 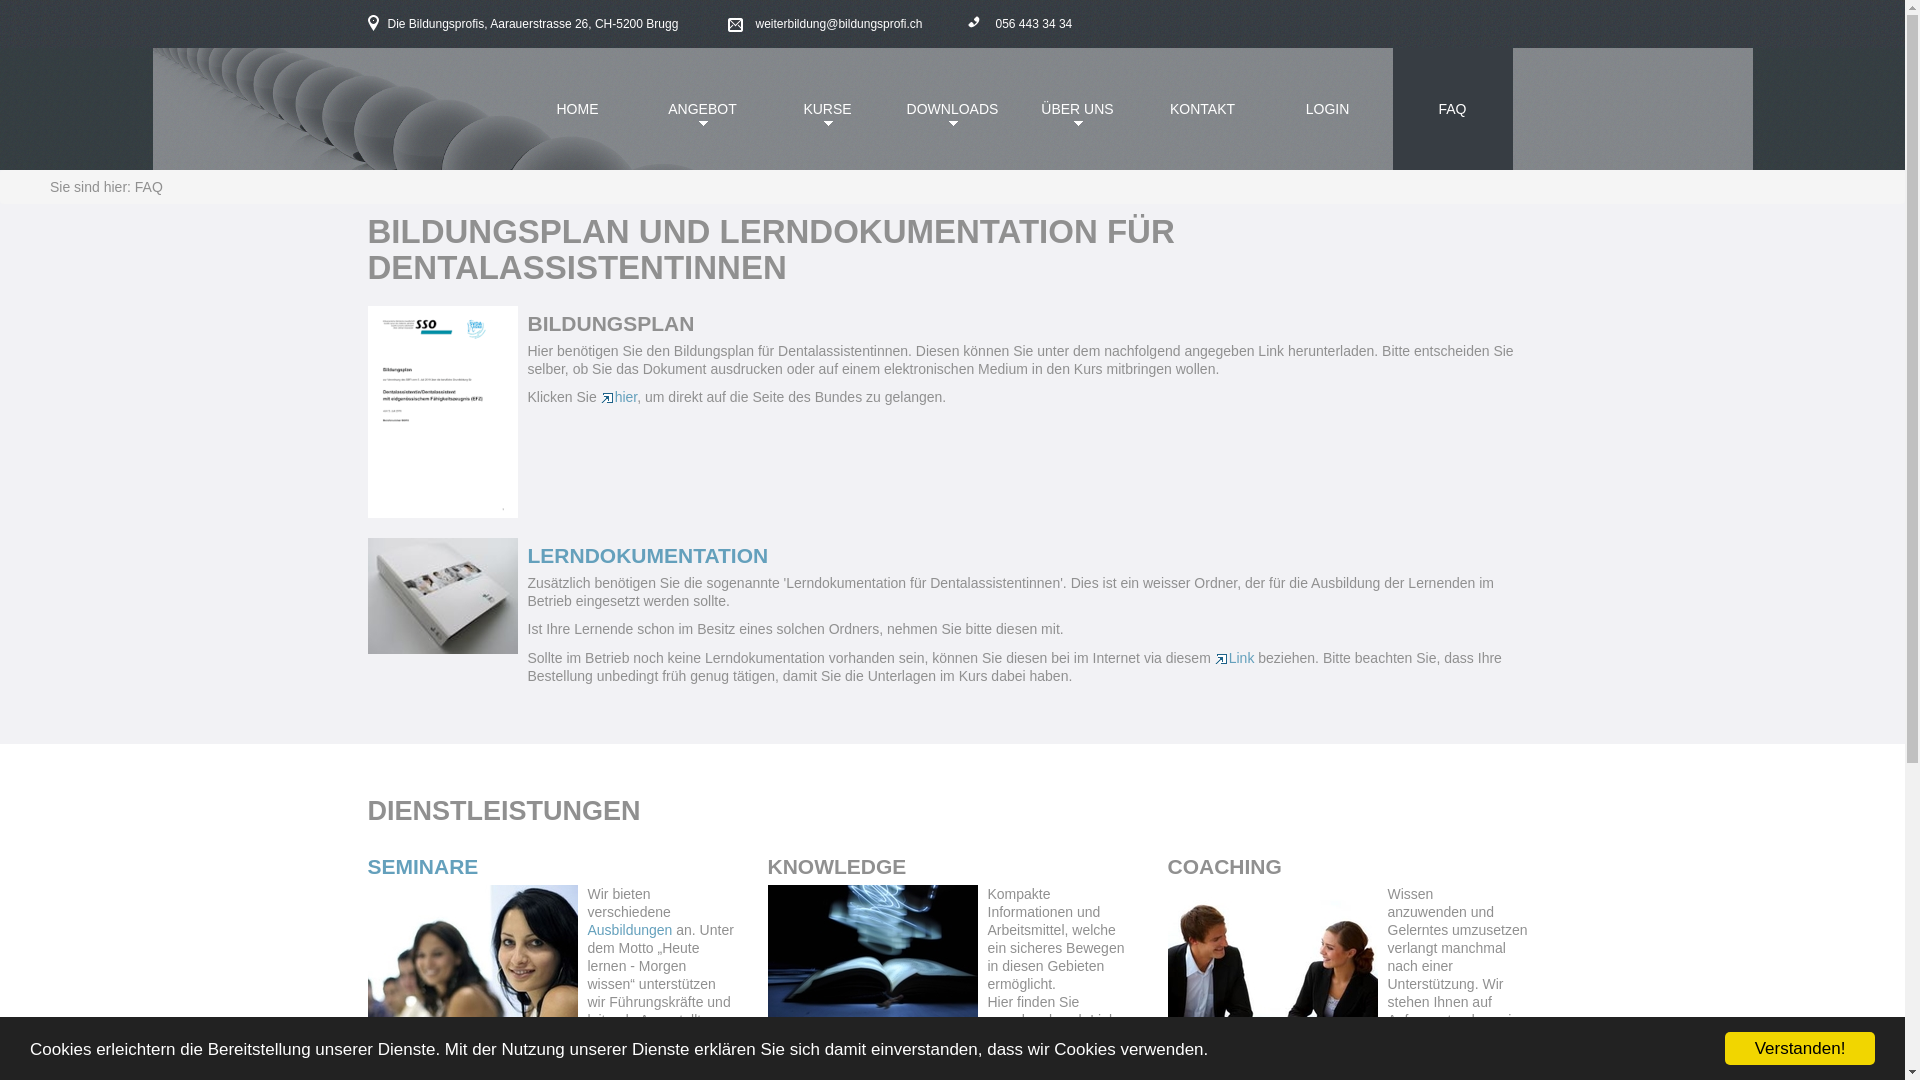 What do you see at coordinates (1200, 108) in the screenshot?
I see `'KONTAKT'` at bounding box center [1200, 108].